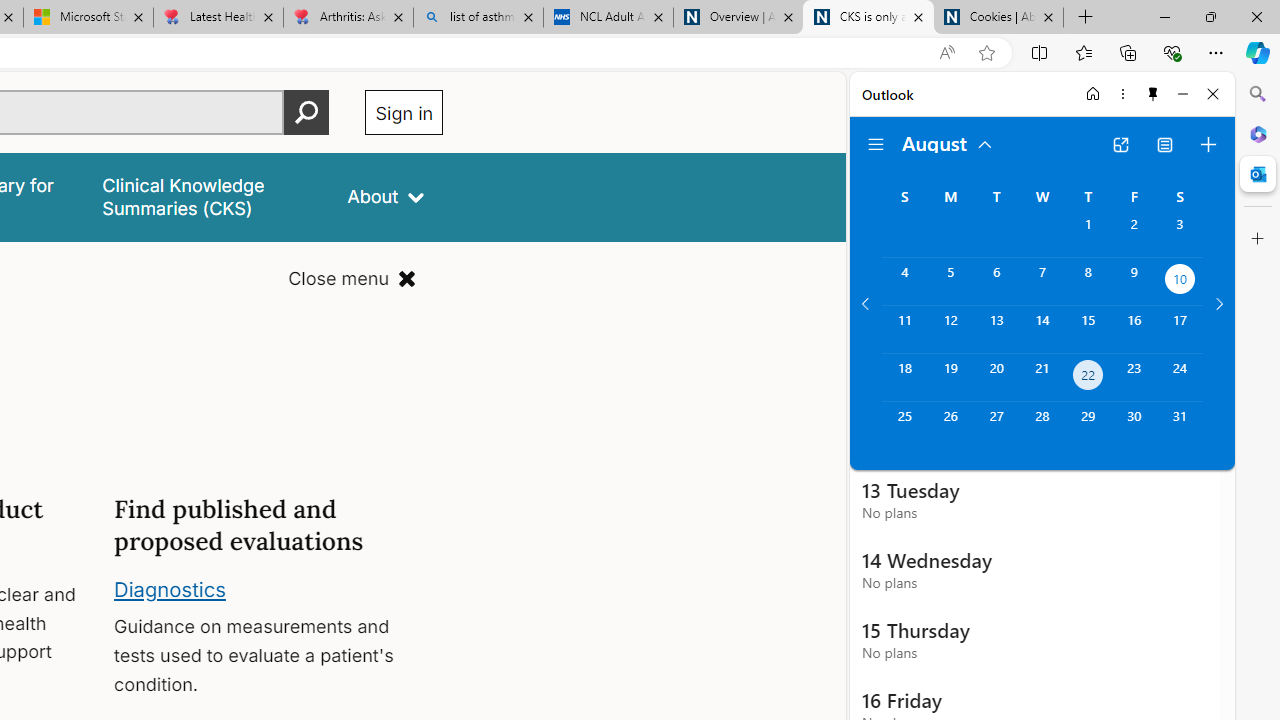  I want to click on 'Sunday, August 4, 2024. ', so click(903, 281).